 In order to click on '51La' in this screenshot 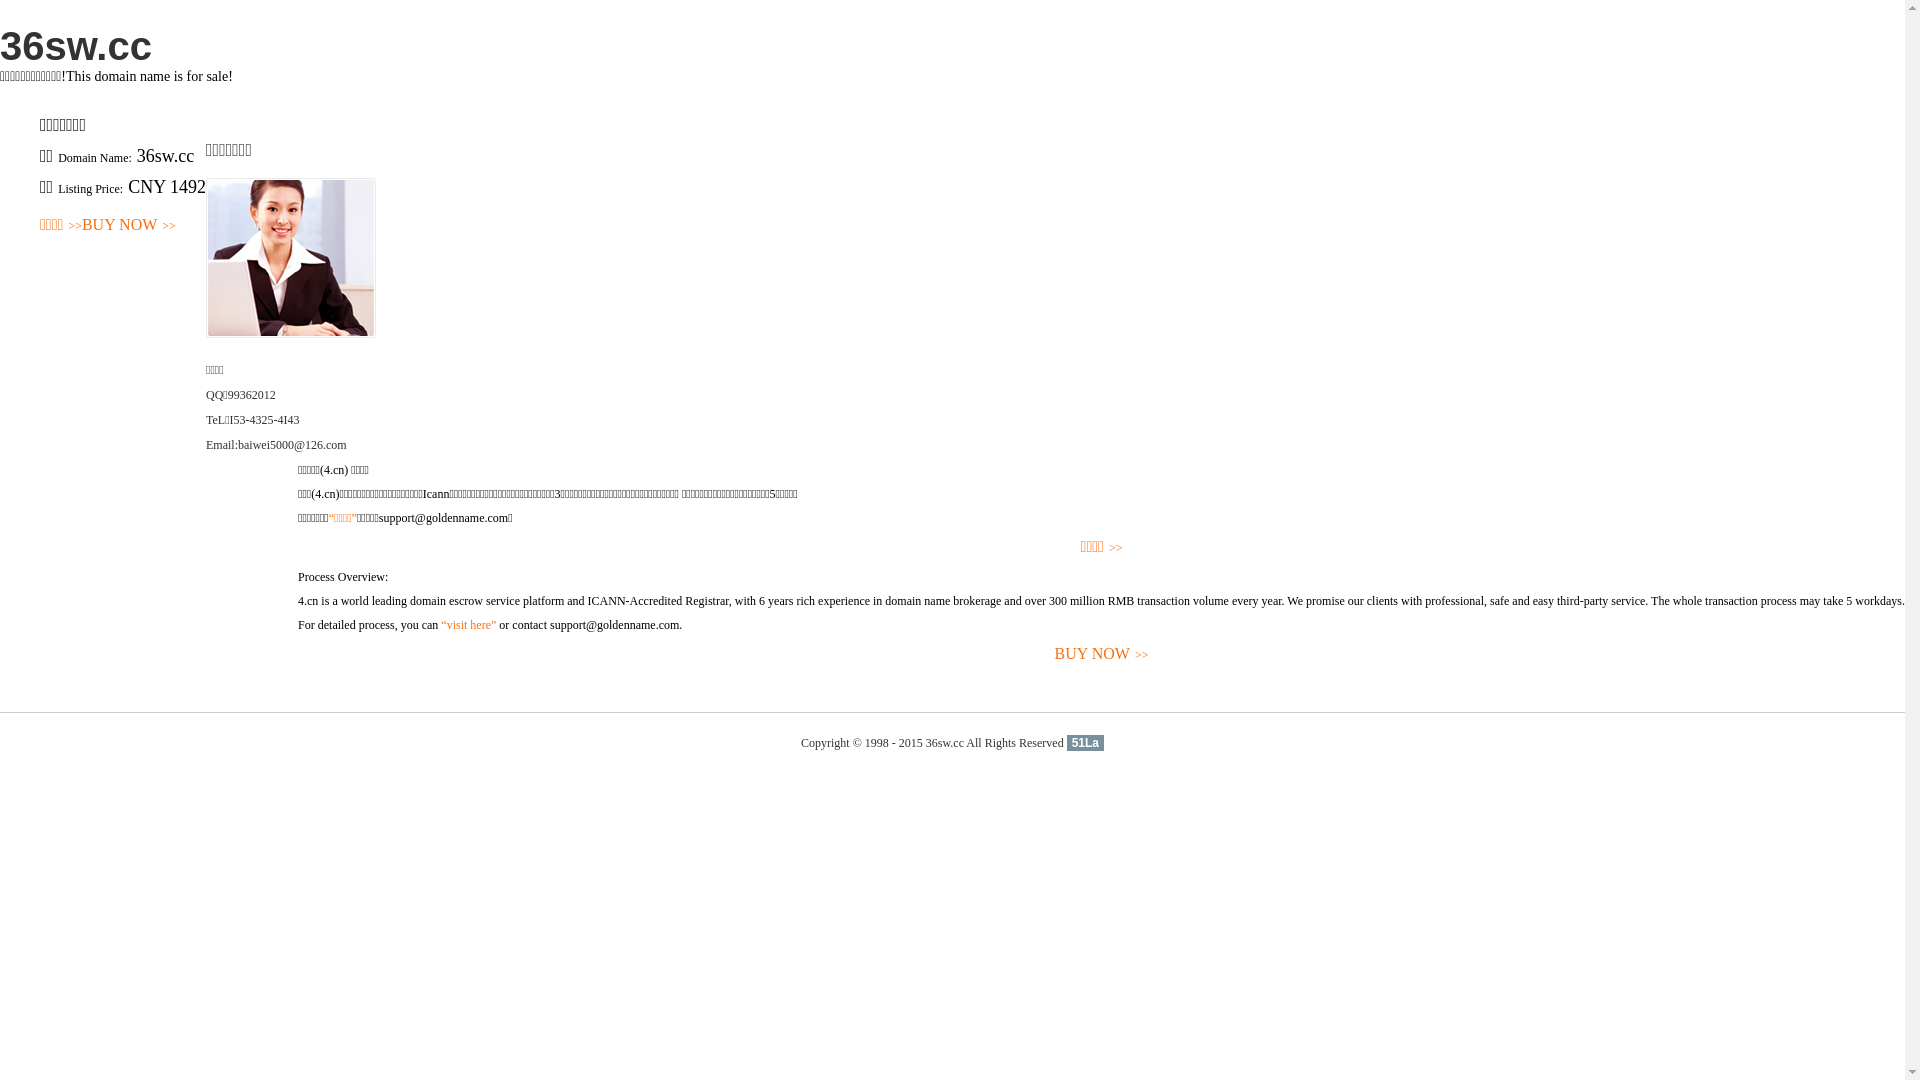, I will do `click(1084, 743)`.